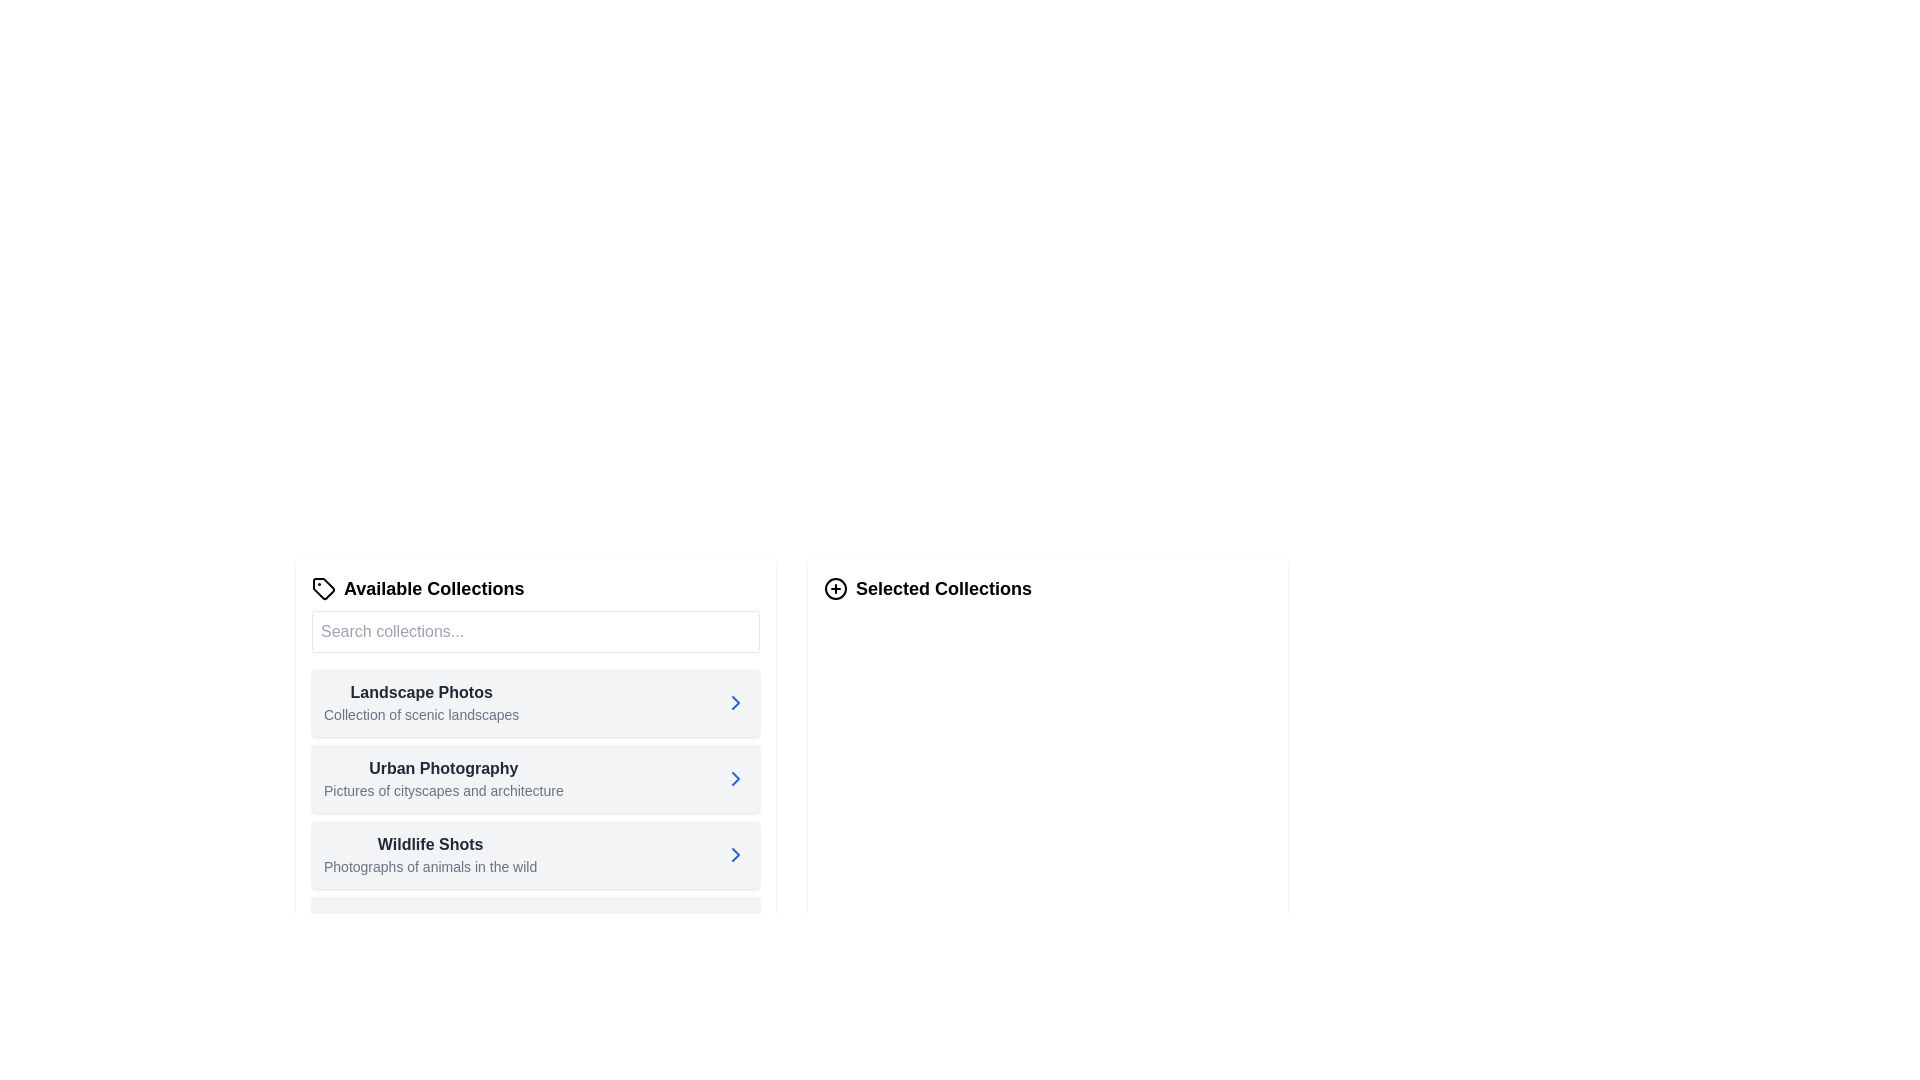 The image size is (1920, 1080). What do you see at coordinates (324, 588) in the screenshot?
I see `the tag-like icon located next to the 'Available Collections' header, which has a small circle near one corner` at bounding box center [324, 588].